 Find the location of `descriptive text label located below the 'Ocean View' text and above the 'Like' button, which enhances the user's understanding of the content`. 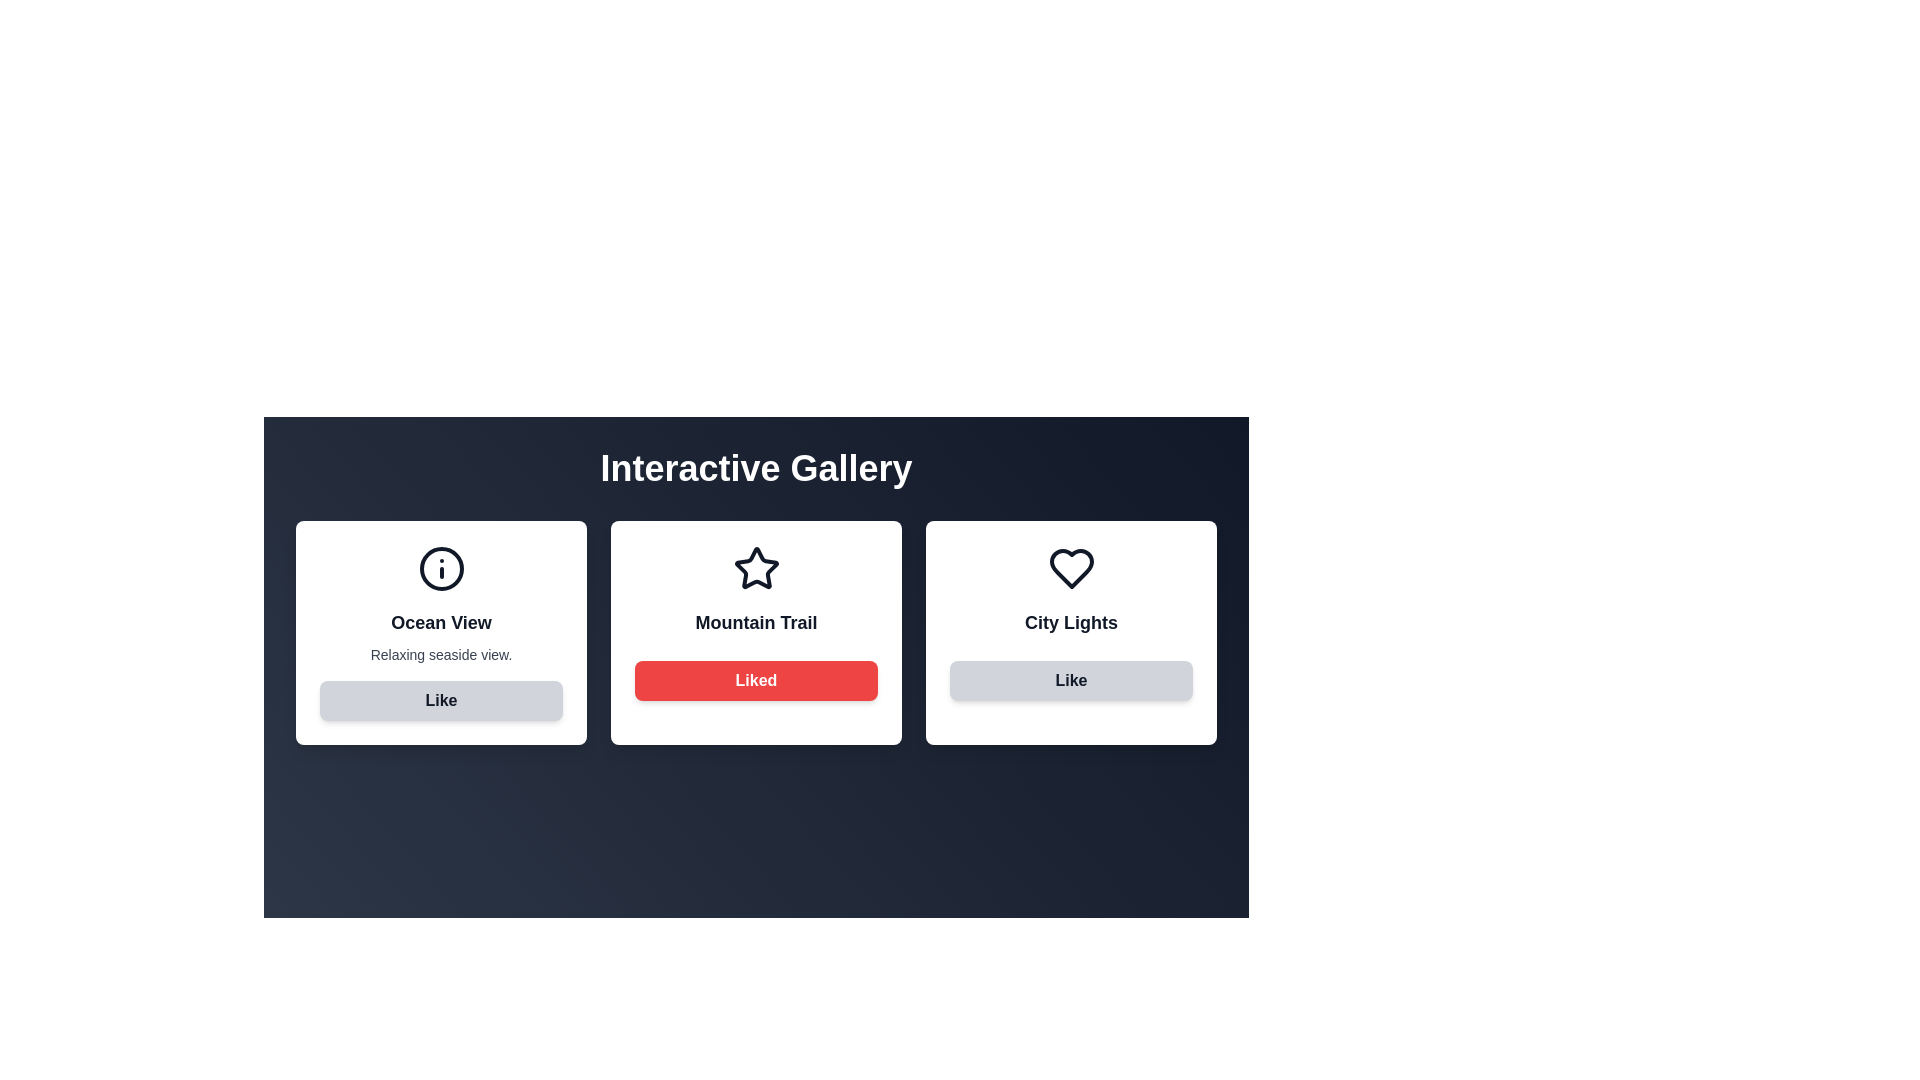

descriptive text label located below the 'Ocean View' text and above the 'Like' button, which enhances the user's understanding of the content is located at coordinates (440, 655).